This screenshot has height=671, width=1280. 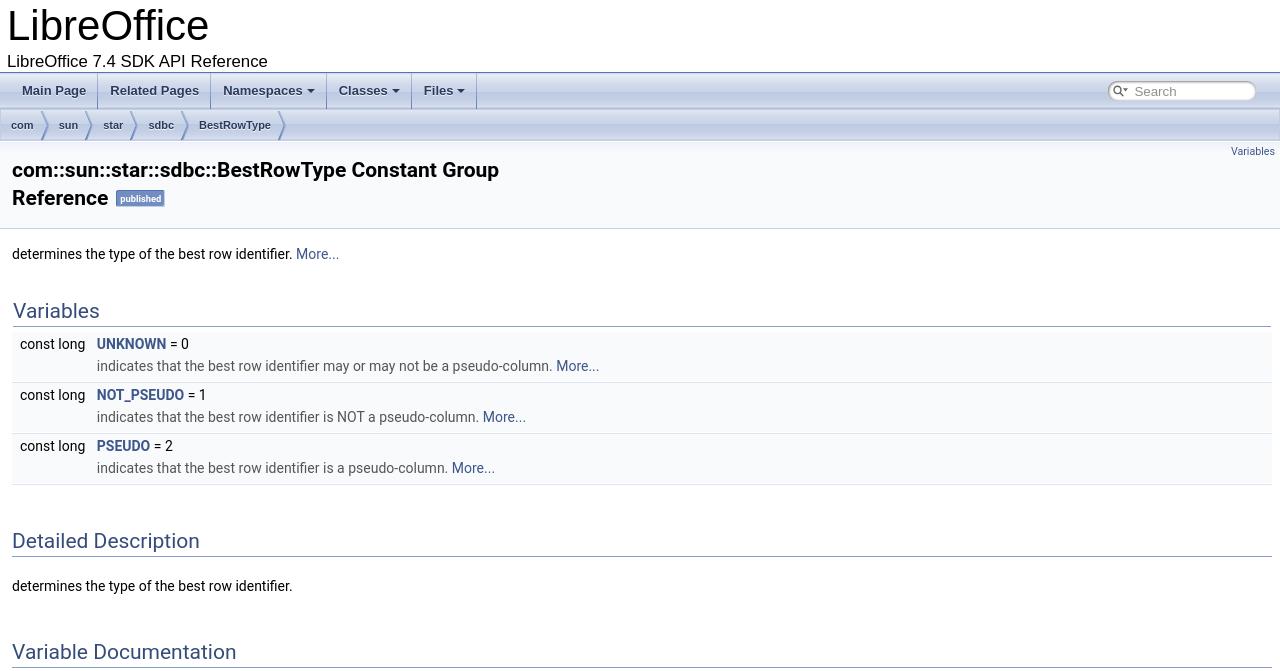 I want to click on 'Related Pages', so click(x=153, y=90).